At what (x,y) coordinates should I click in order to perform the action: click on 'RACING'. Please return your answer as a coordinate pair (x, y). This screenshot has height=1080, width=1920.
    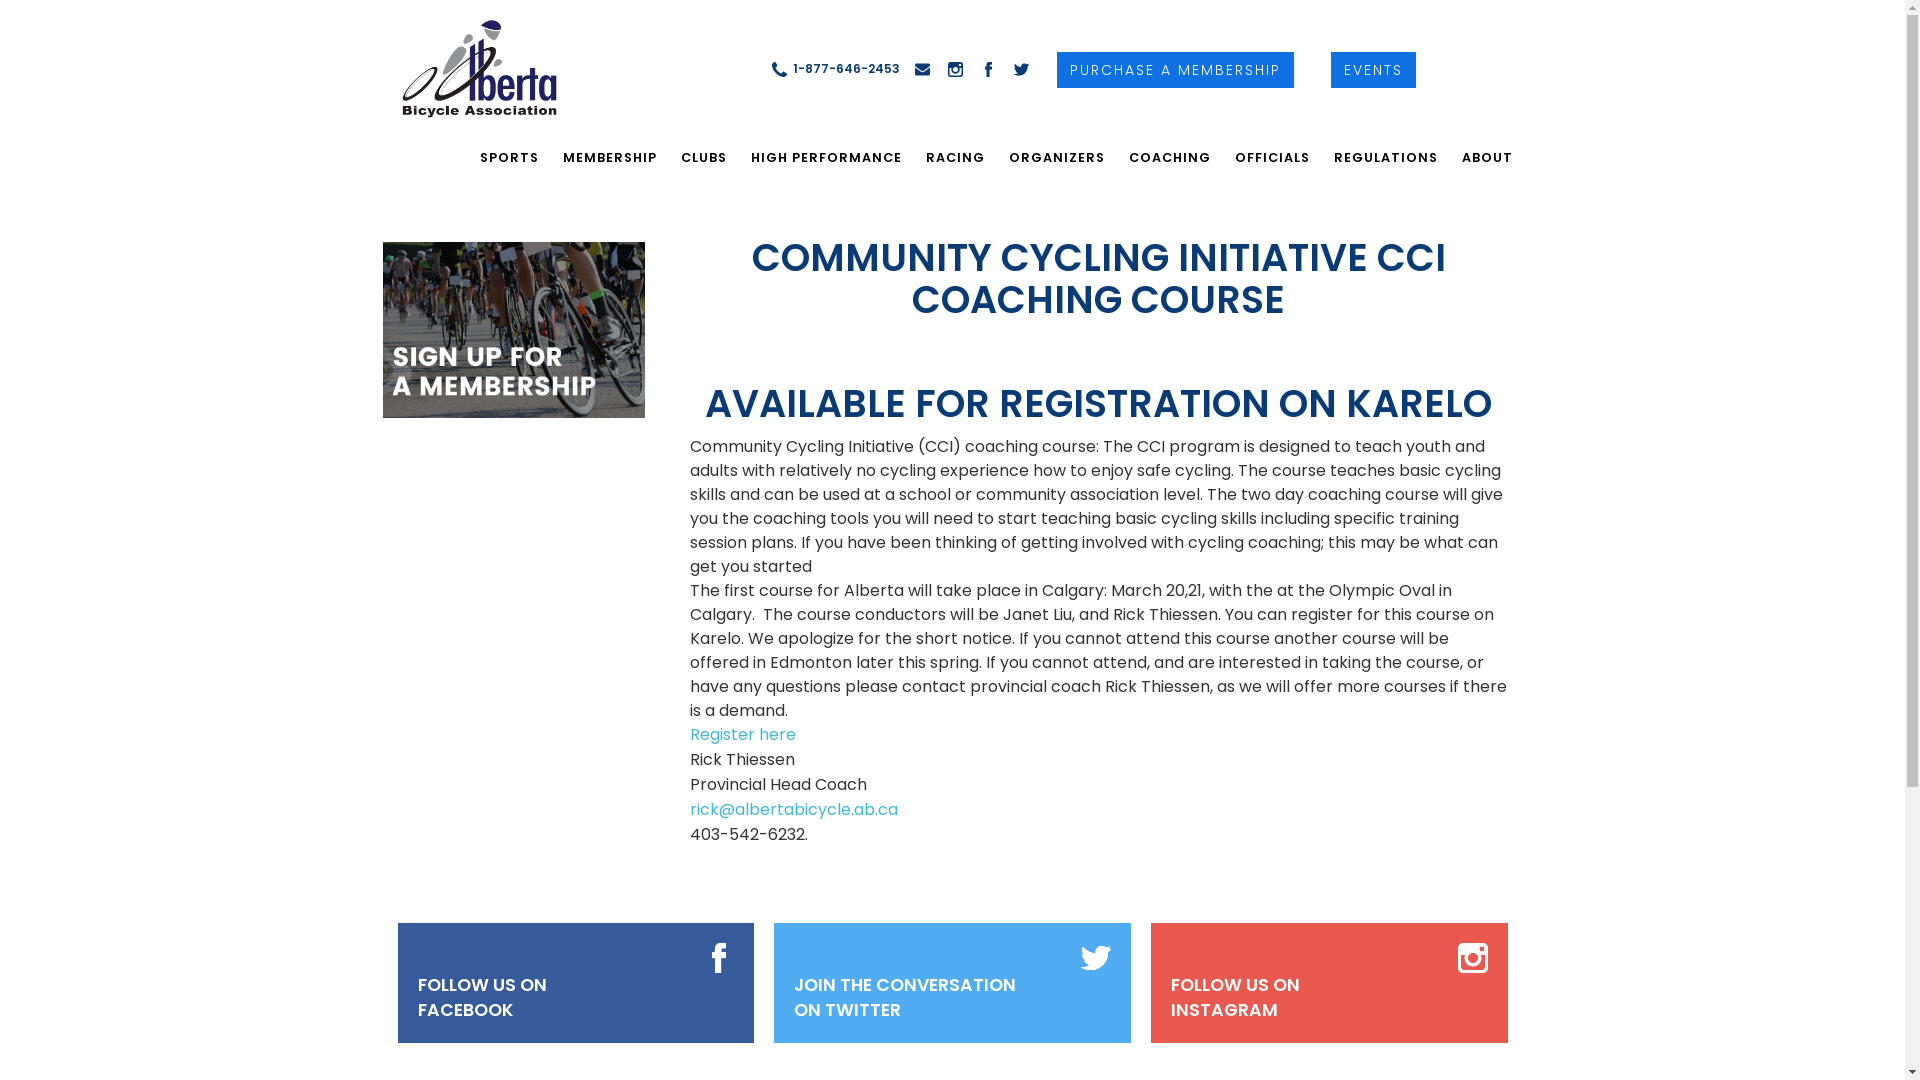
    Looking at the image, I should click on (954, 157).